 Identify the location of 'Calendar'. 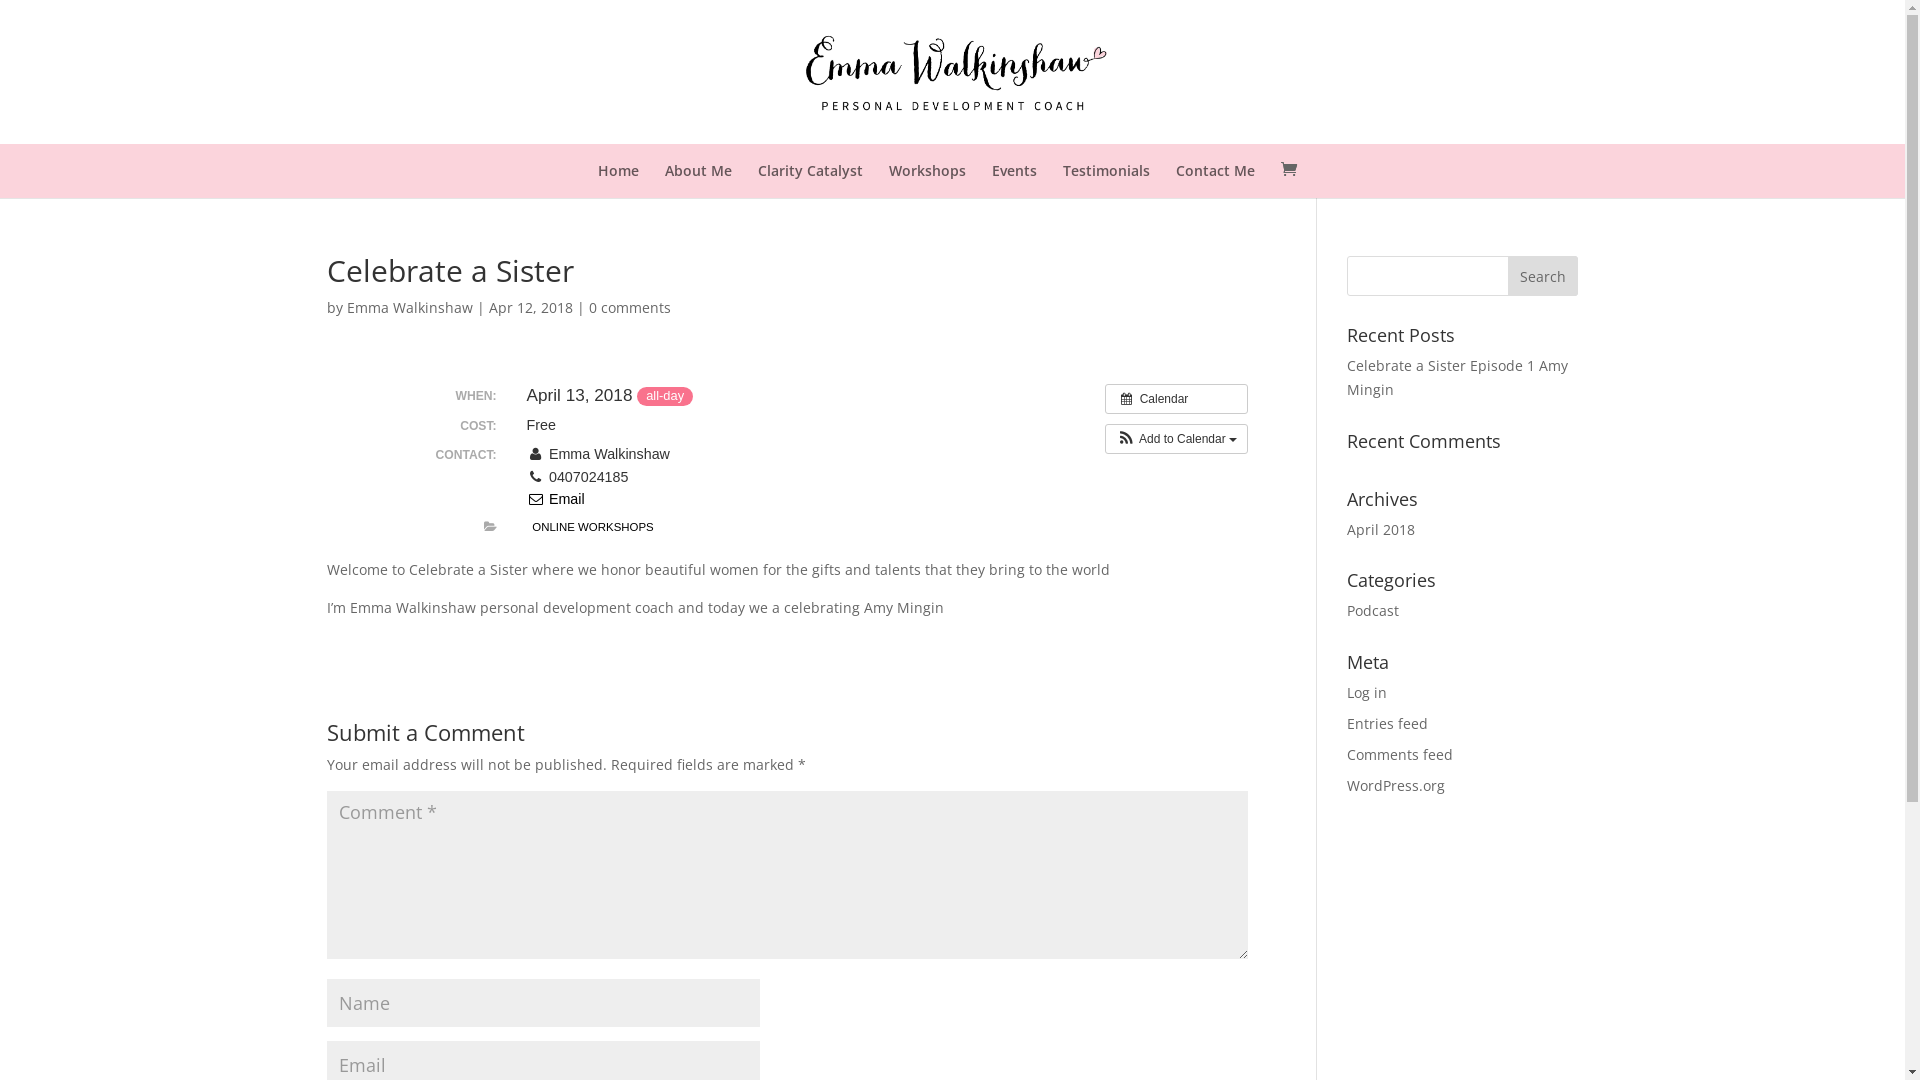
(1176, 398).